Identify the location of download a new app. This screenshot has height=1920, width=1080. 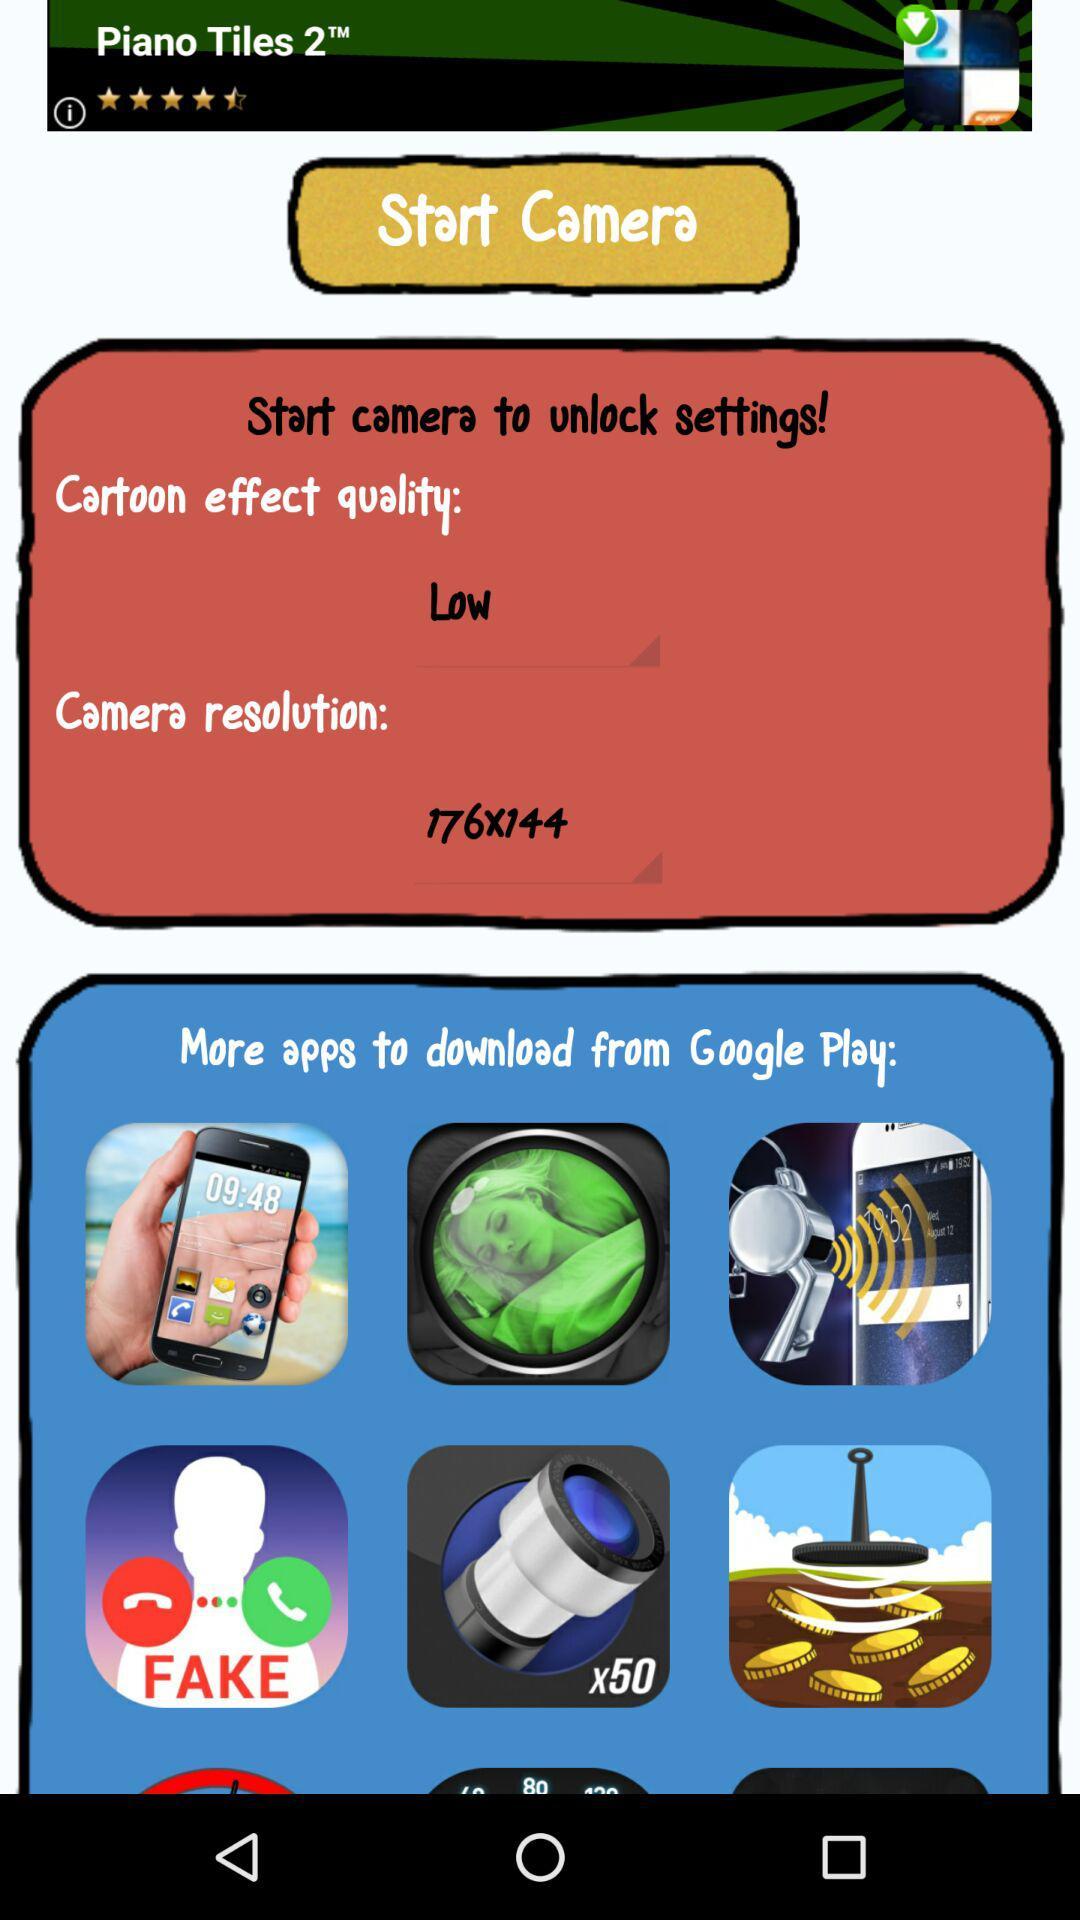
(216, 1575).